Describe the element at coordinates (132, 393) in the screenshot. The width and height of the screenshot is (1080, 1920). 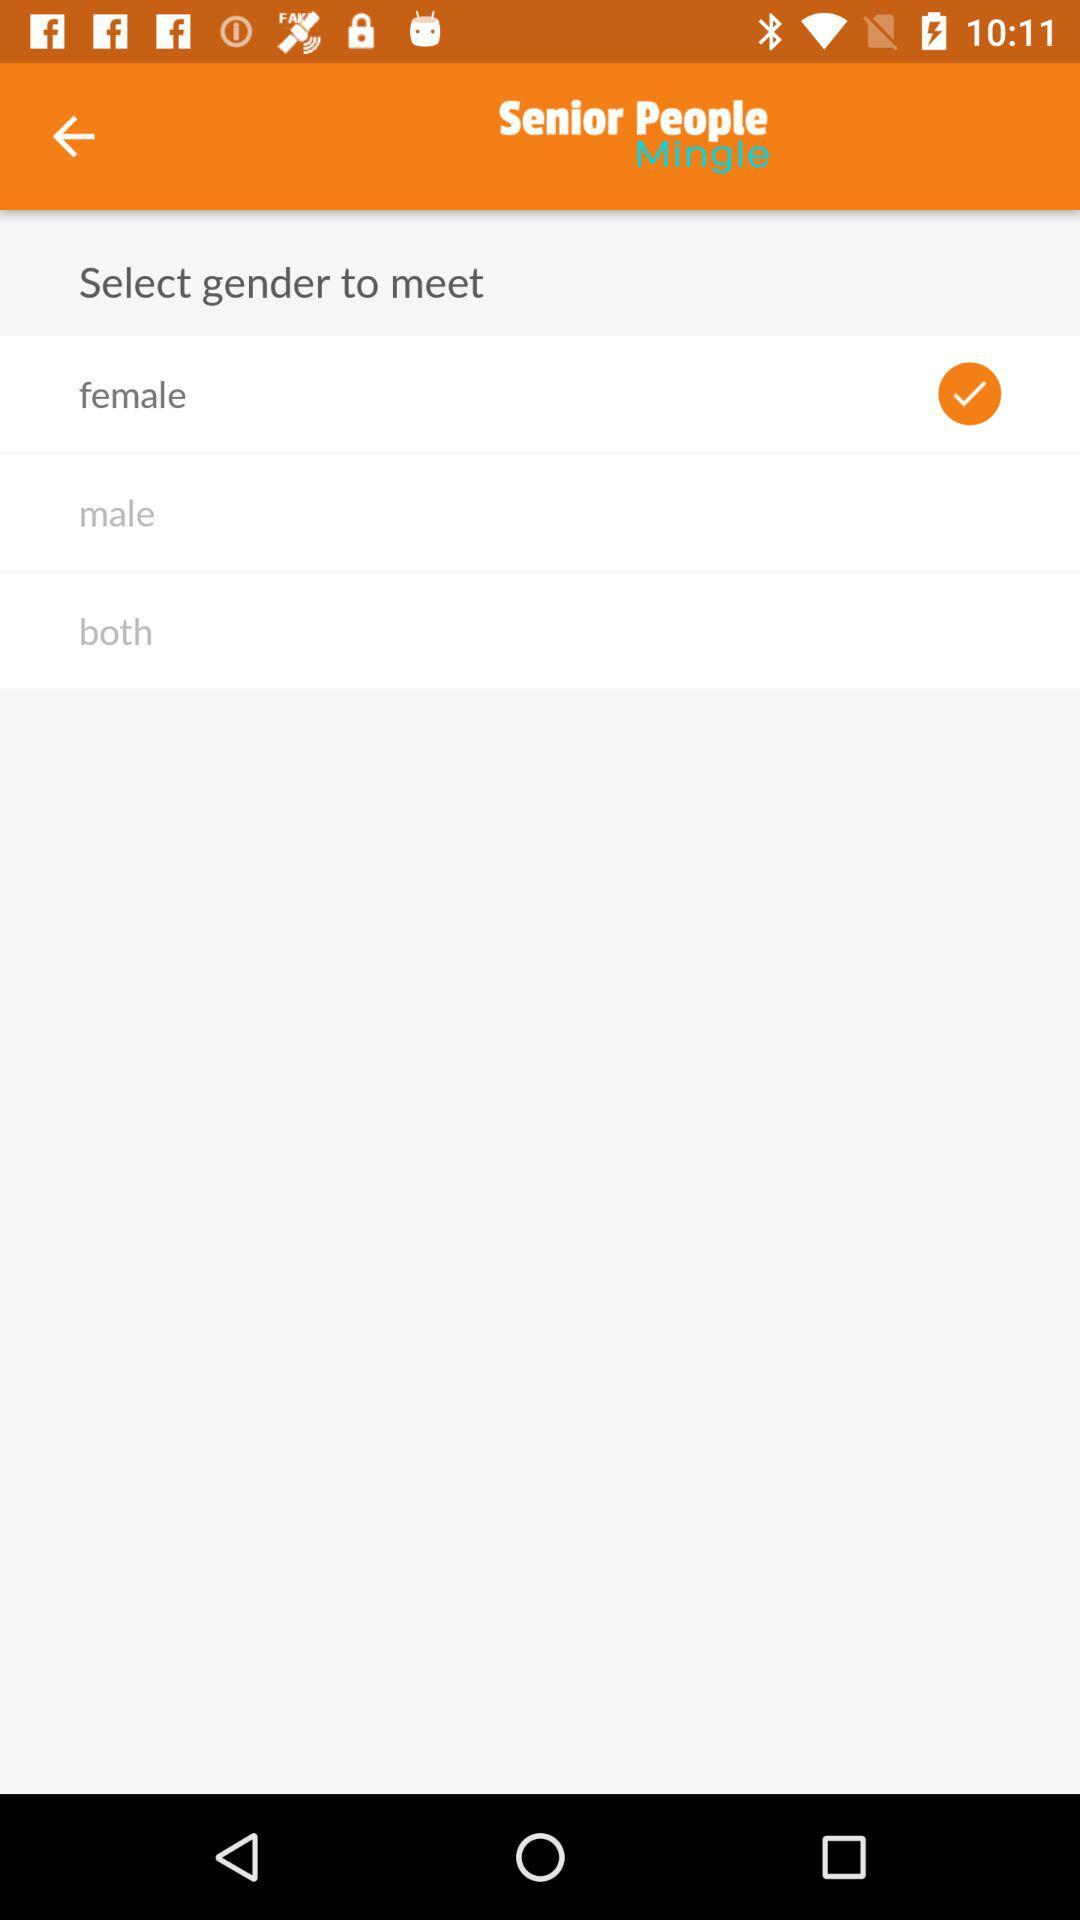
I see `item below select gender to` at that location.